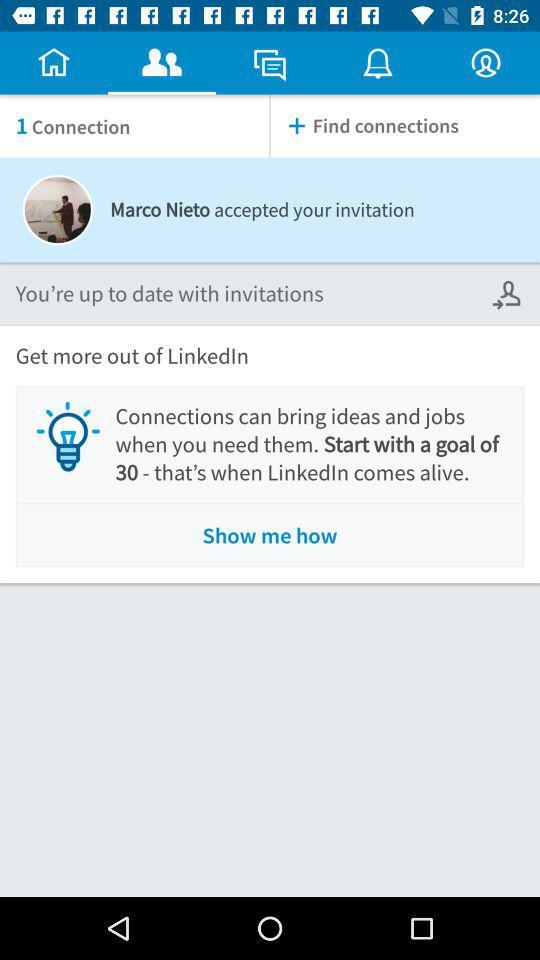  I want to click on the item to the right of the 1 connection item, so click(405, 125).